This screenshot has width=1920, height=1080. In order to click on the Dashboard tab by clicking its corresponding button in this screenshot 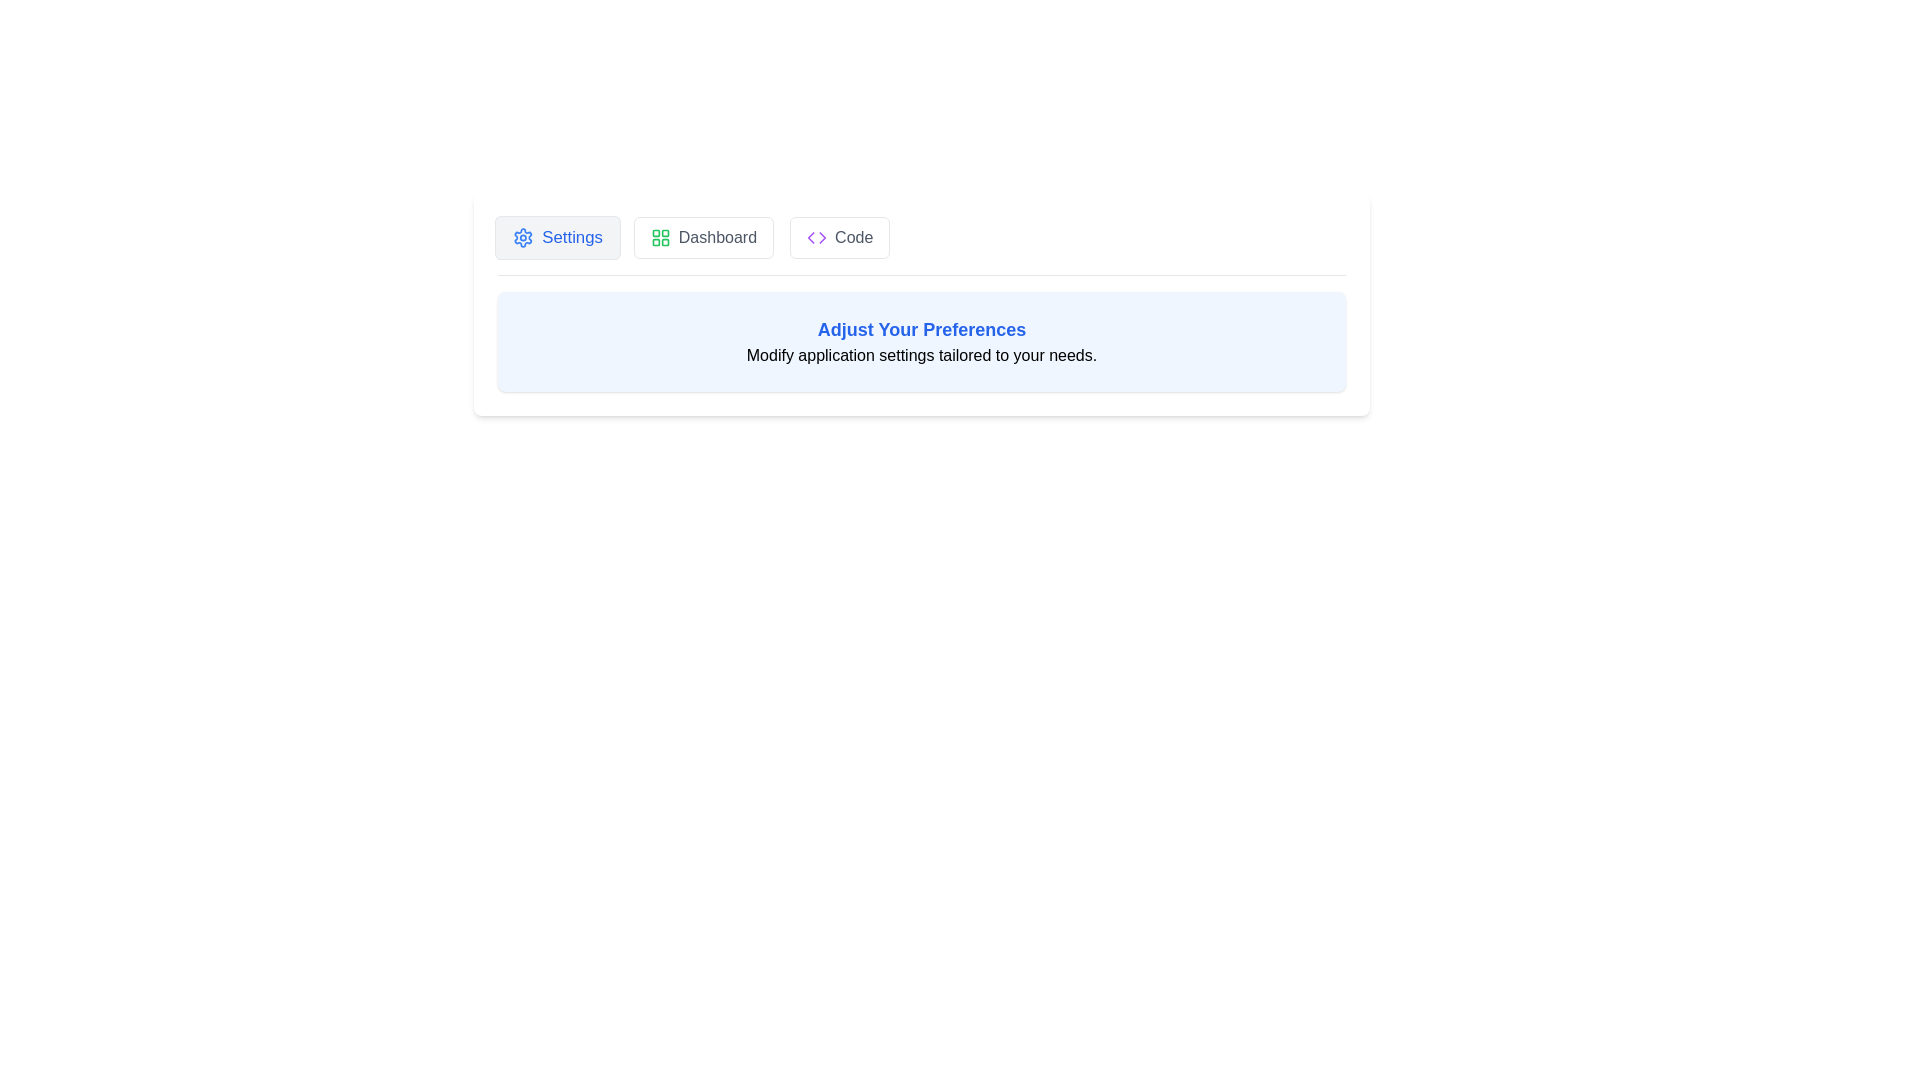, I will do `click(703, 237)`.